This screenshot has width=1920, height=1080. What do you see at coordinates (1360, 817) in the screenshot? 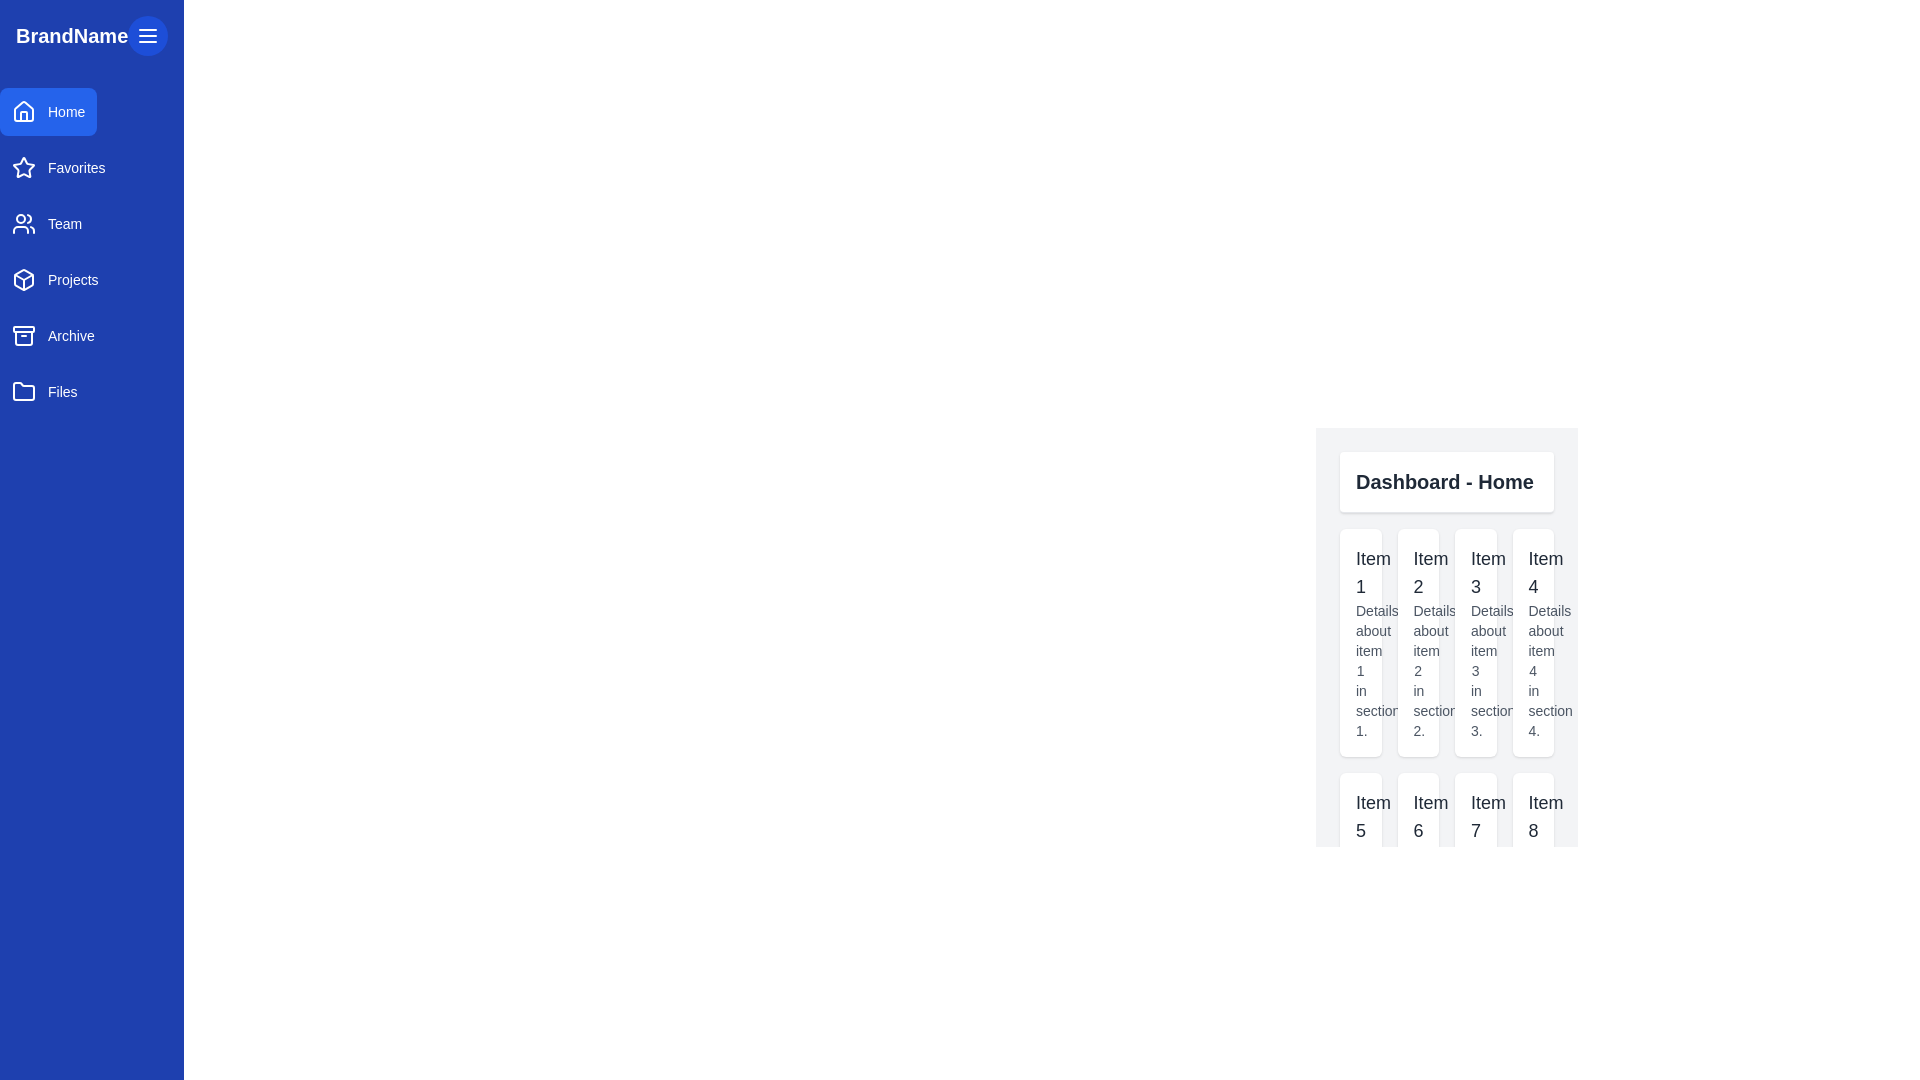
I see `the 'Item 5' text label, which serves as the title for its card, located in the bottom row of the grid layout` at bounding box center [1360, 817].